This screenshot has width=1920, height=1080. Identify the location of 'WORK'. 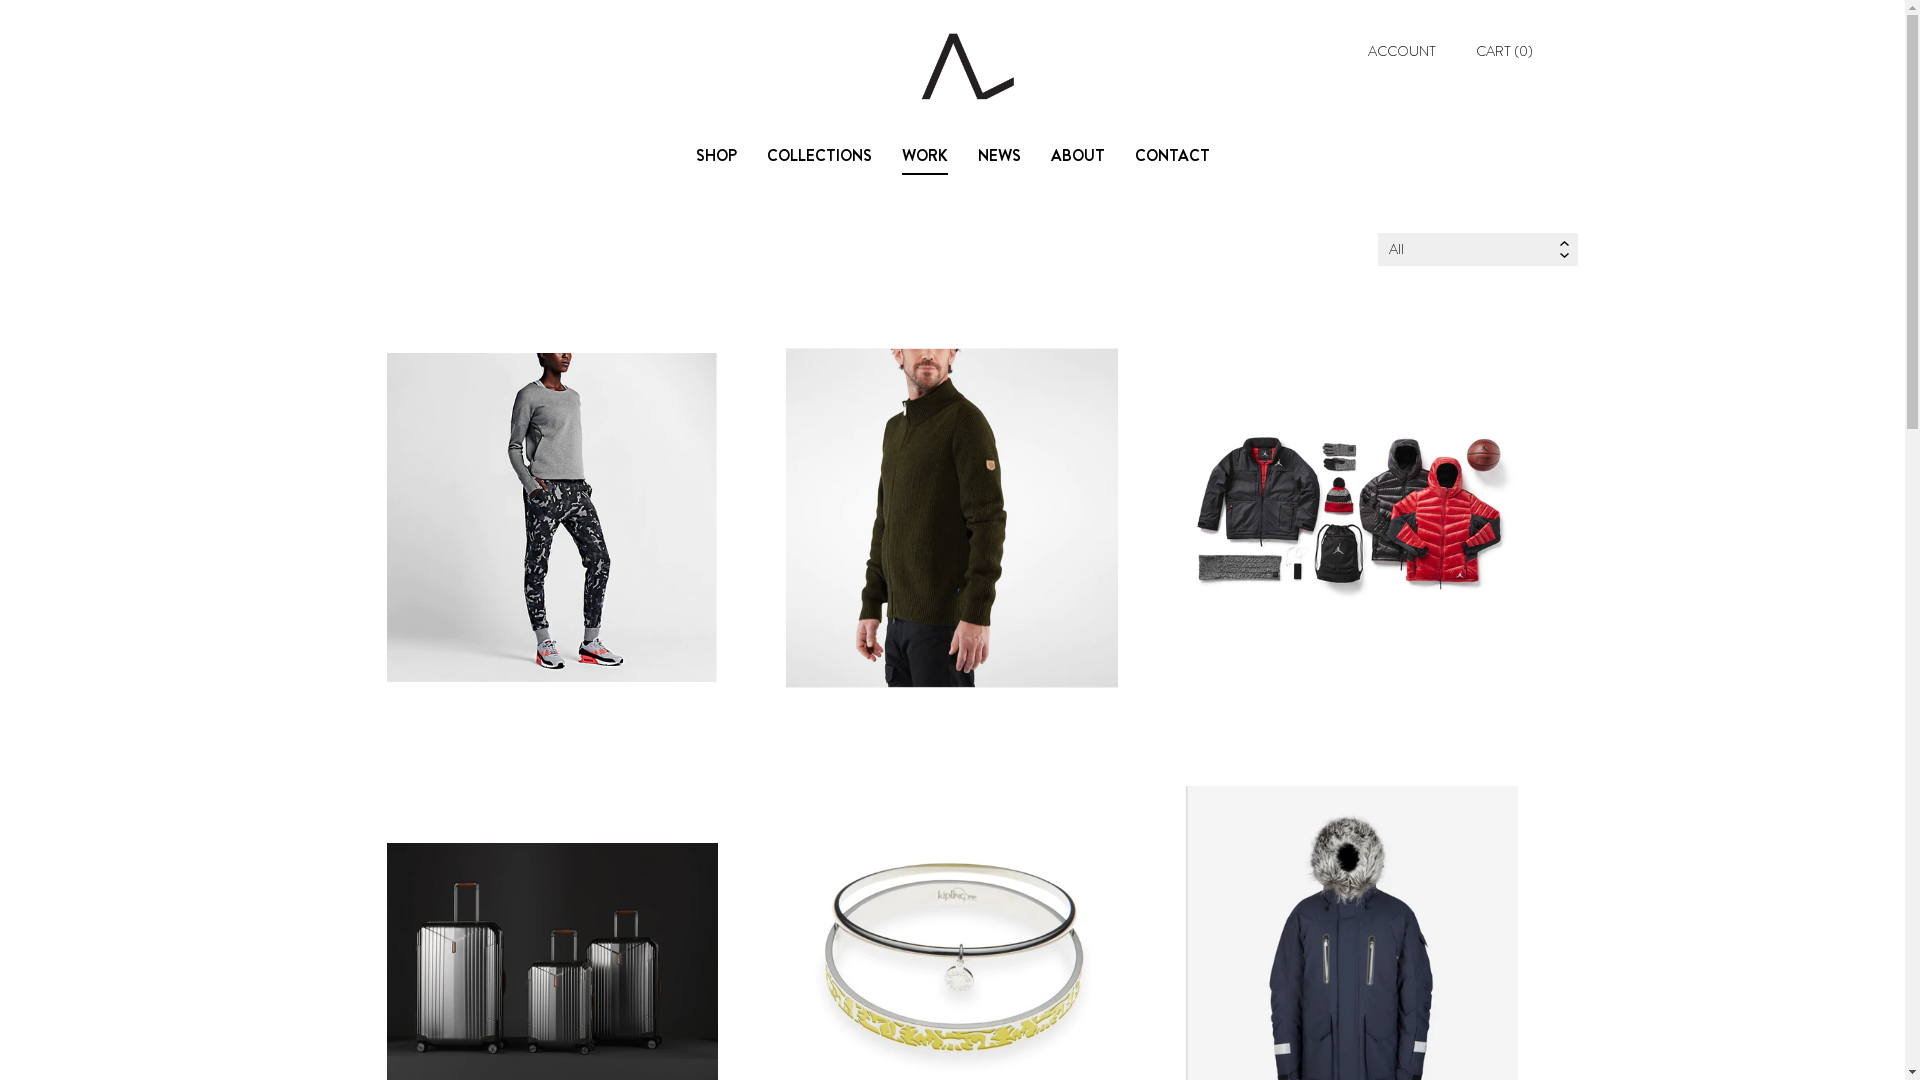
(901, 155).